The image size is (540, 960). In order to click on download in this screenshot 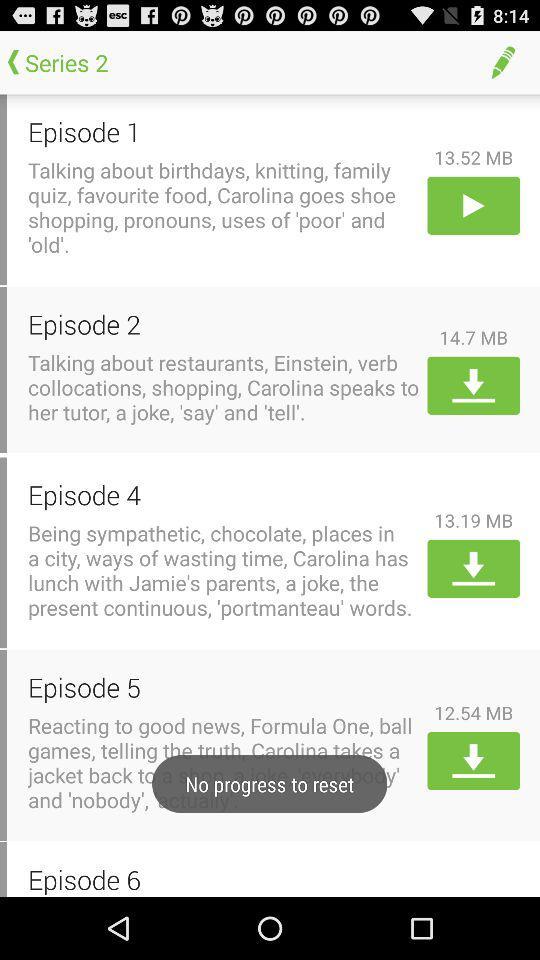, I will do `click(472, 760)`.